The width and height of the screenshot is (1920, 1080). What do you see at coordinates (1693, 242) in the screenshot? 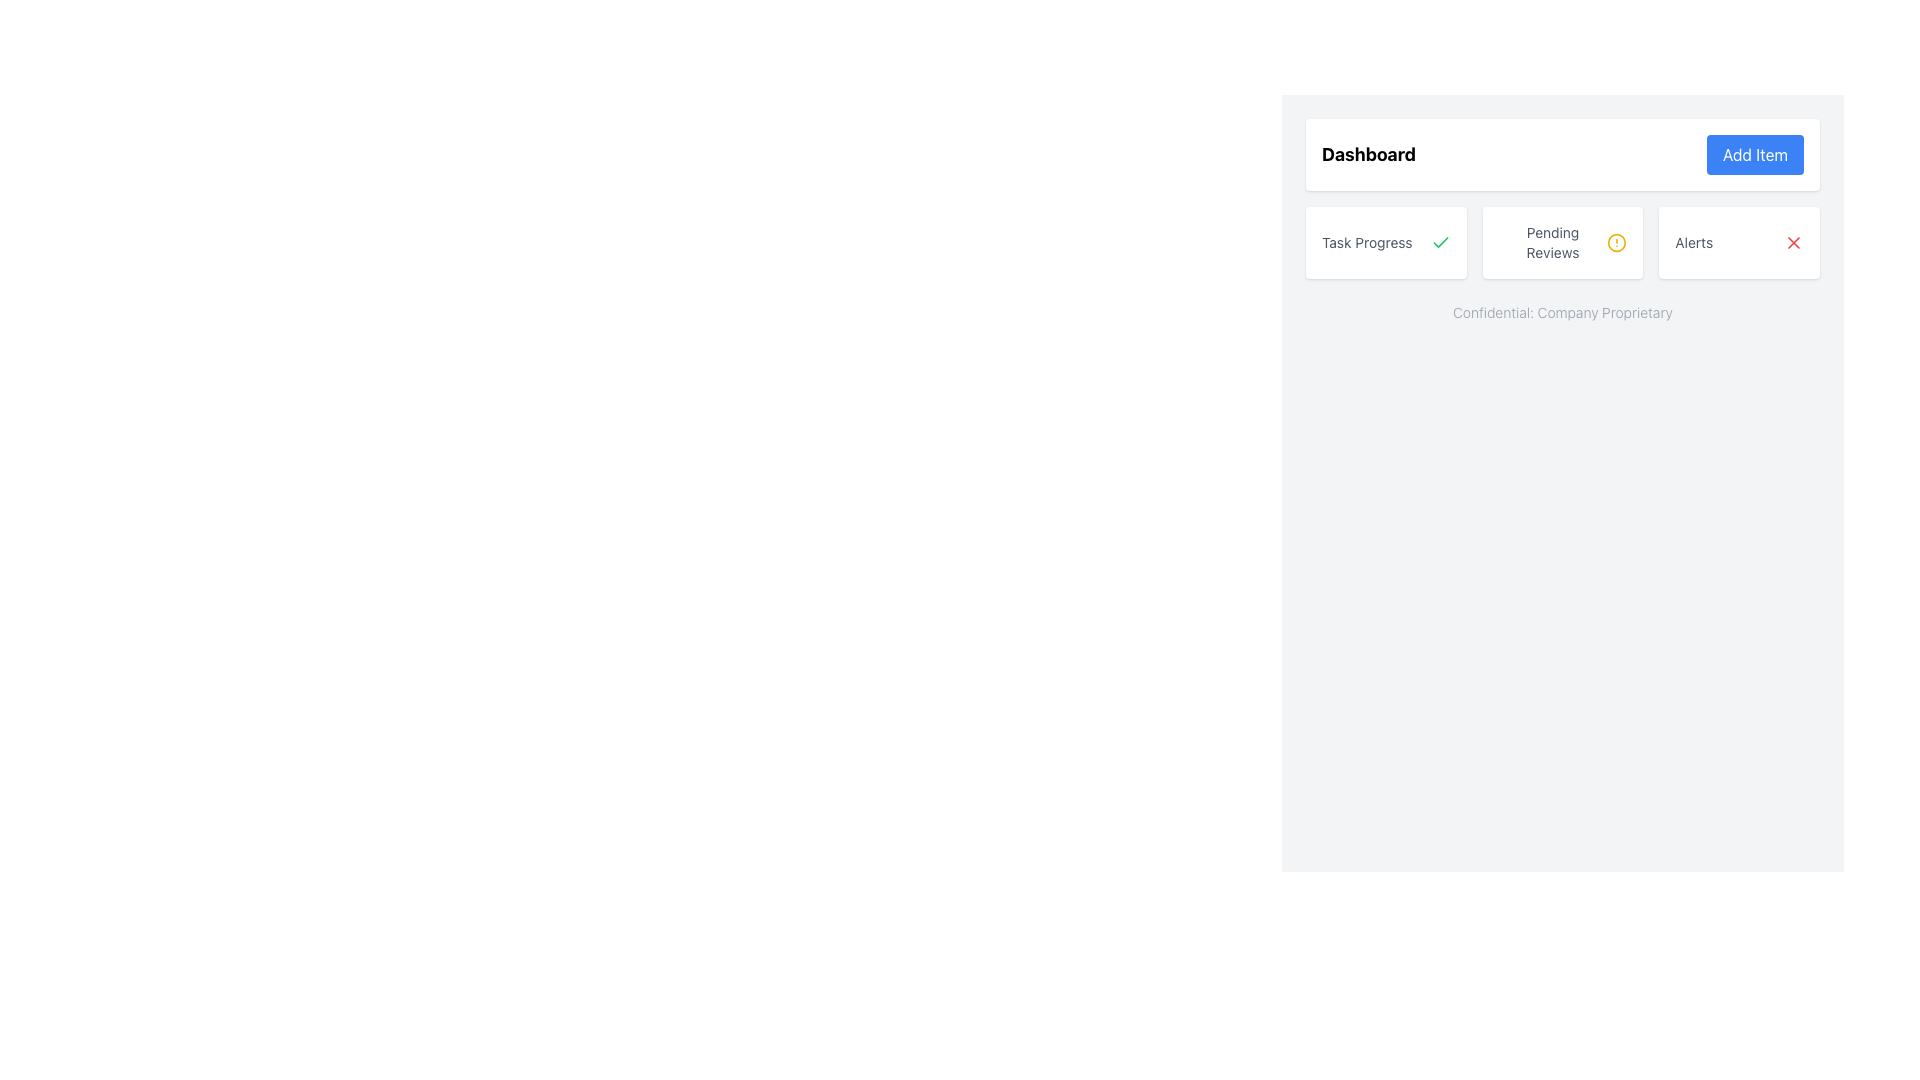
I see `the 'Alerts' text label, which is styled with a small font size and gray color, located in the top-right corner of the dashboard interface, adjacent to a red-colored 'X' symbol` at bounding box center [1693, 242].